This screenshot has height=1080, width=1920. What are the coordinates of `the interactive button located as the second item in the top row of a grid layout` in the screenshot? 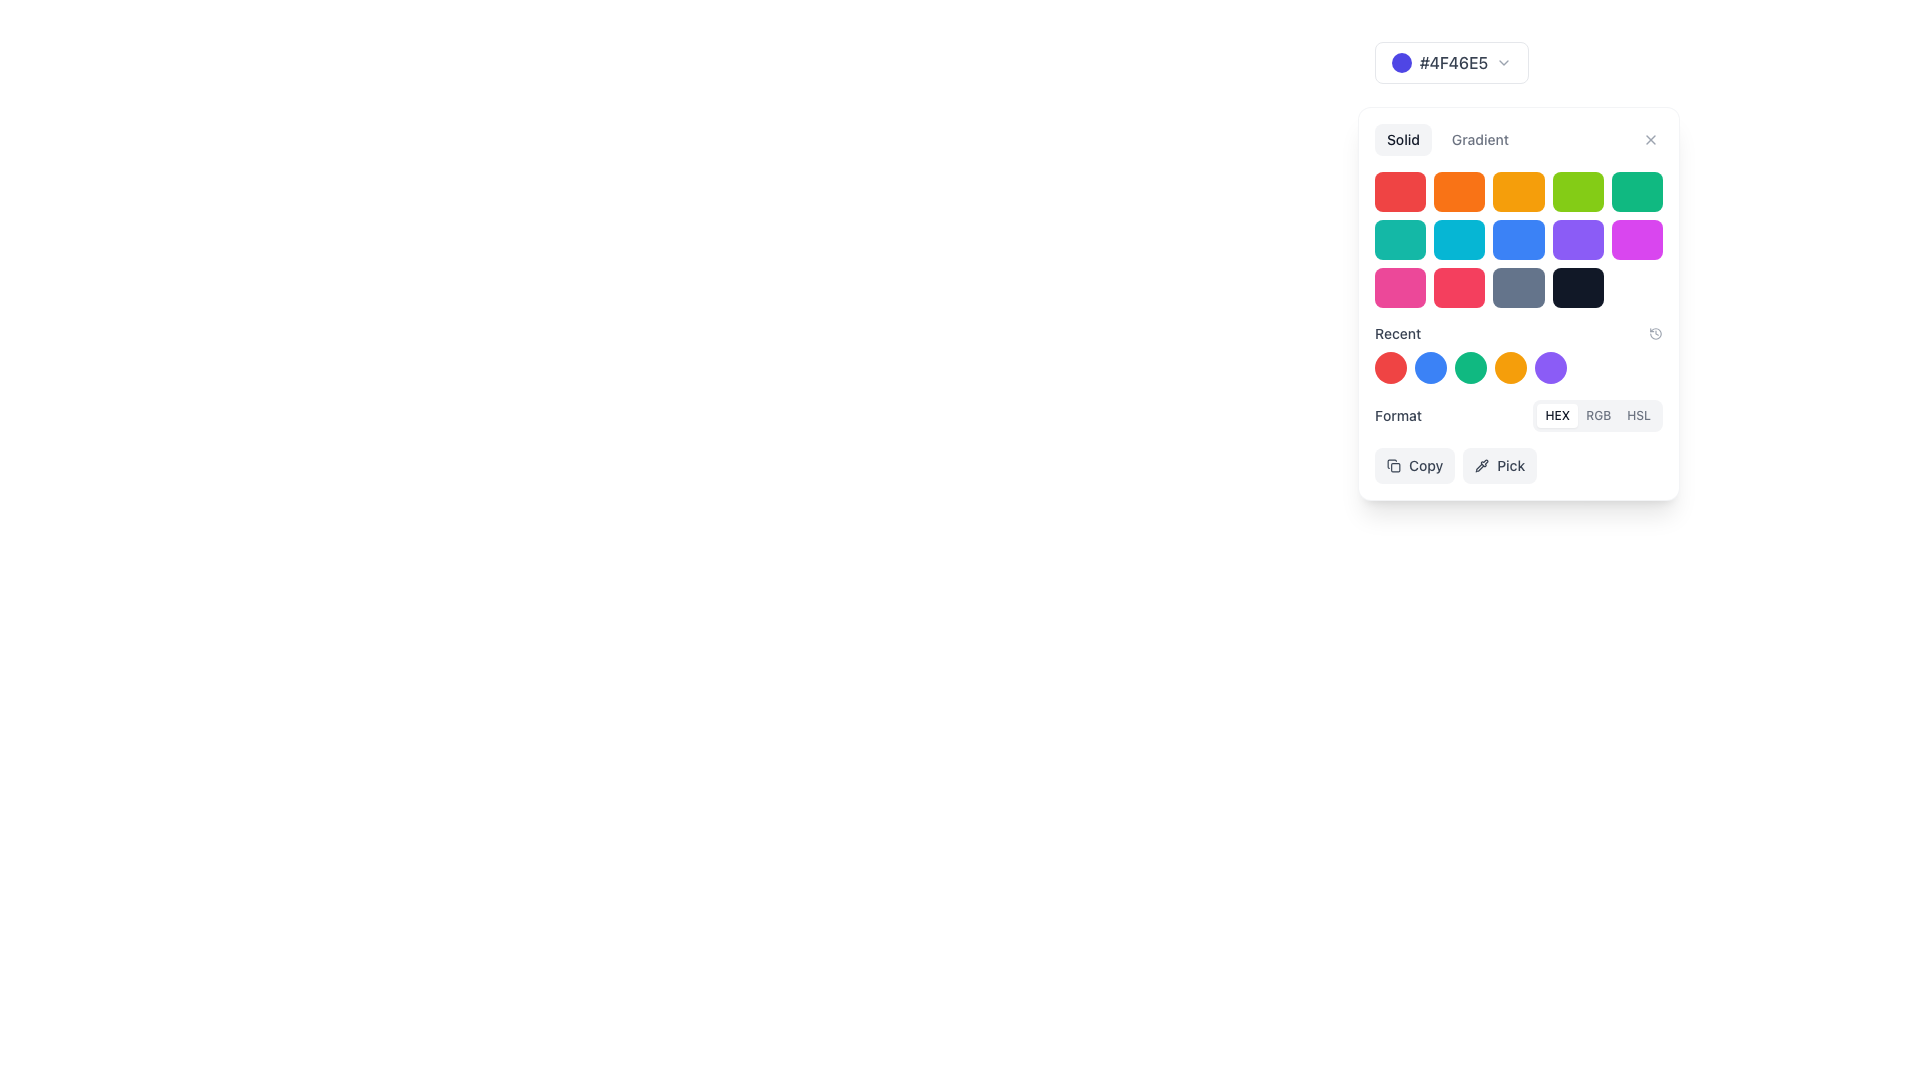 It's located at (1459, 192).